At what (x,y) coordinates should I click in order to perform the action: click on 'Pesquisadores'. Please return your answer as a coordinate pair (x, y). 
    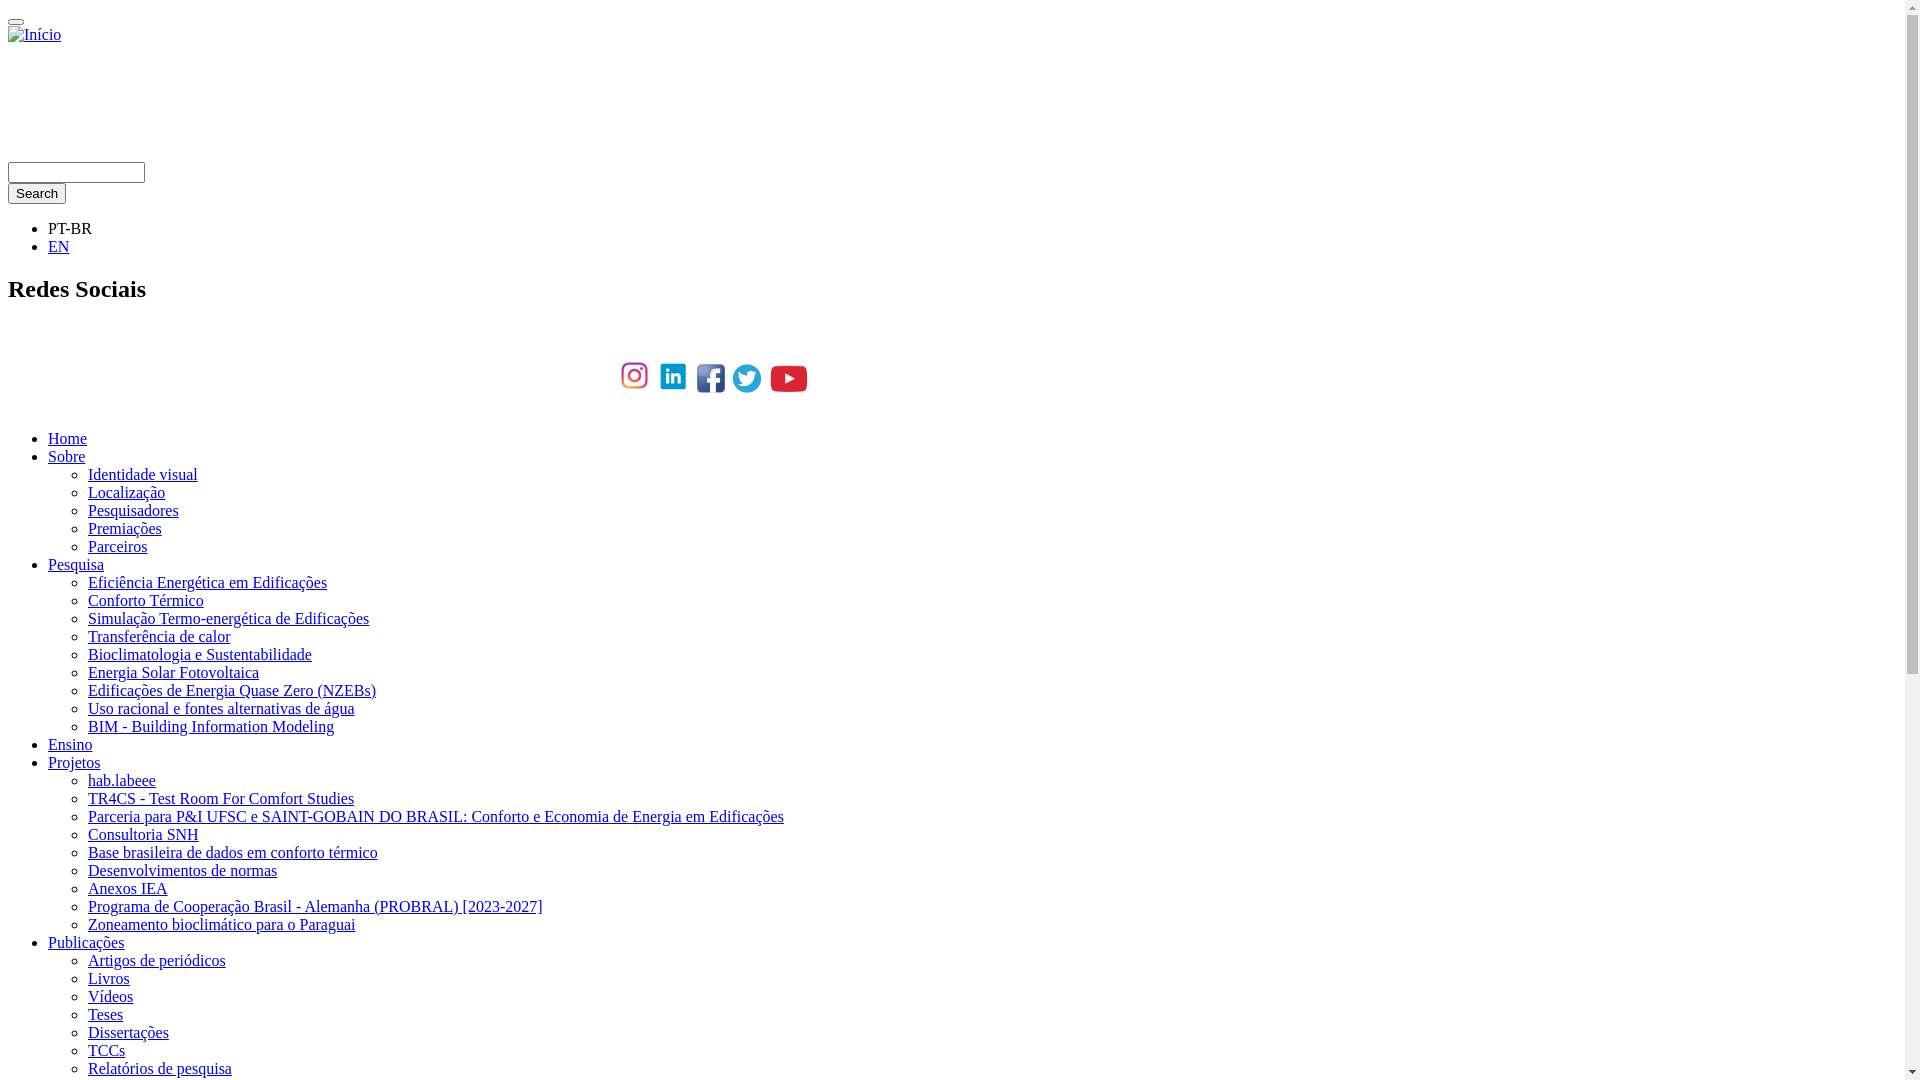
    Looking at the image, I should click on (132, 509).